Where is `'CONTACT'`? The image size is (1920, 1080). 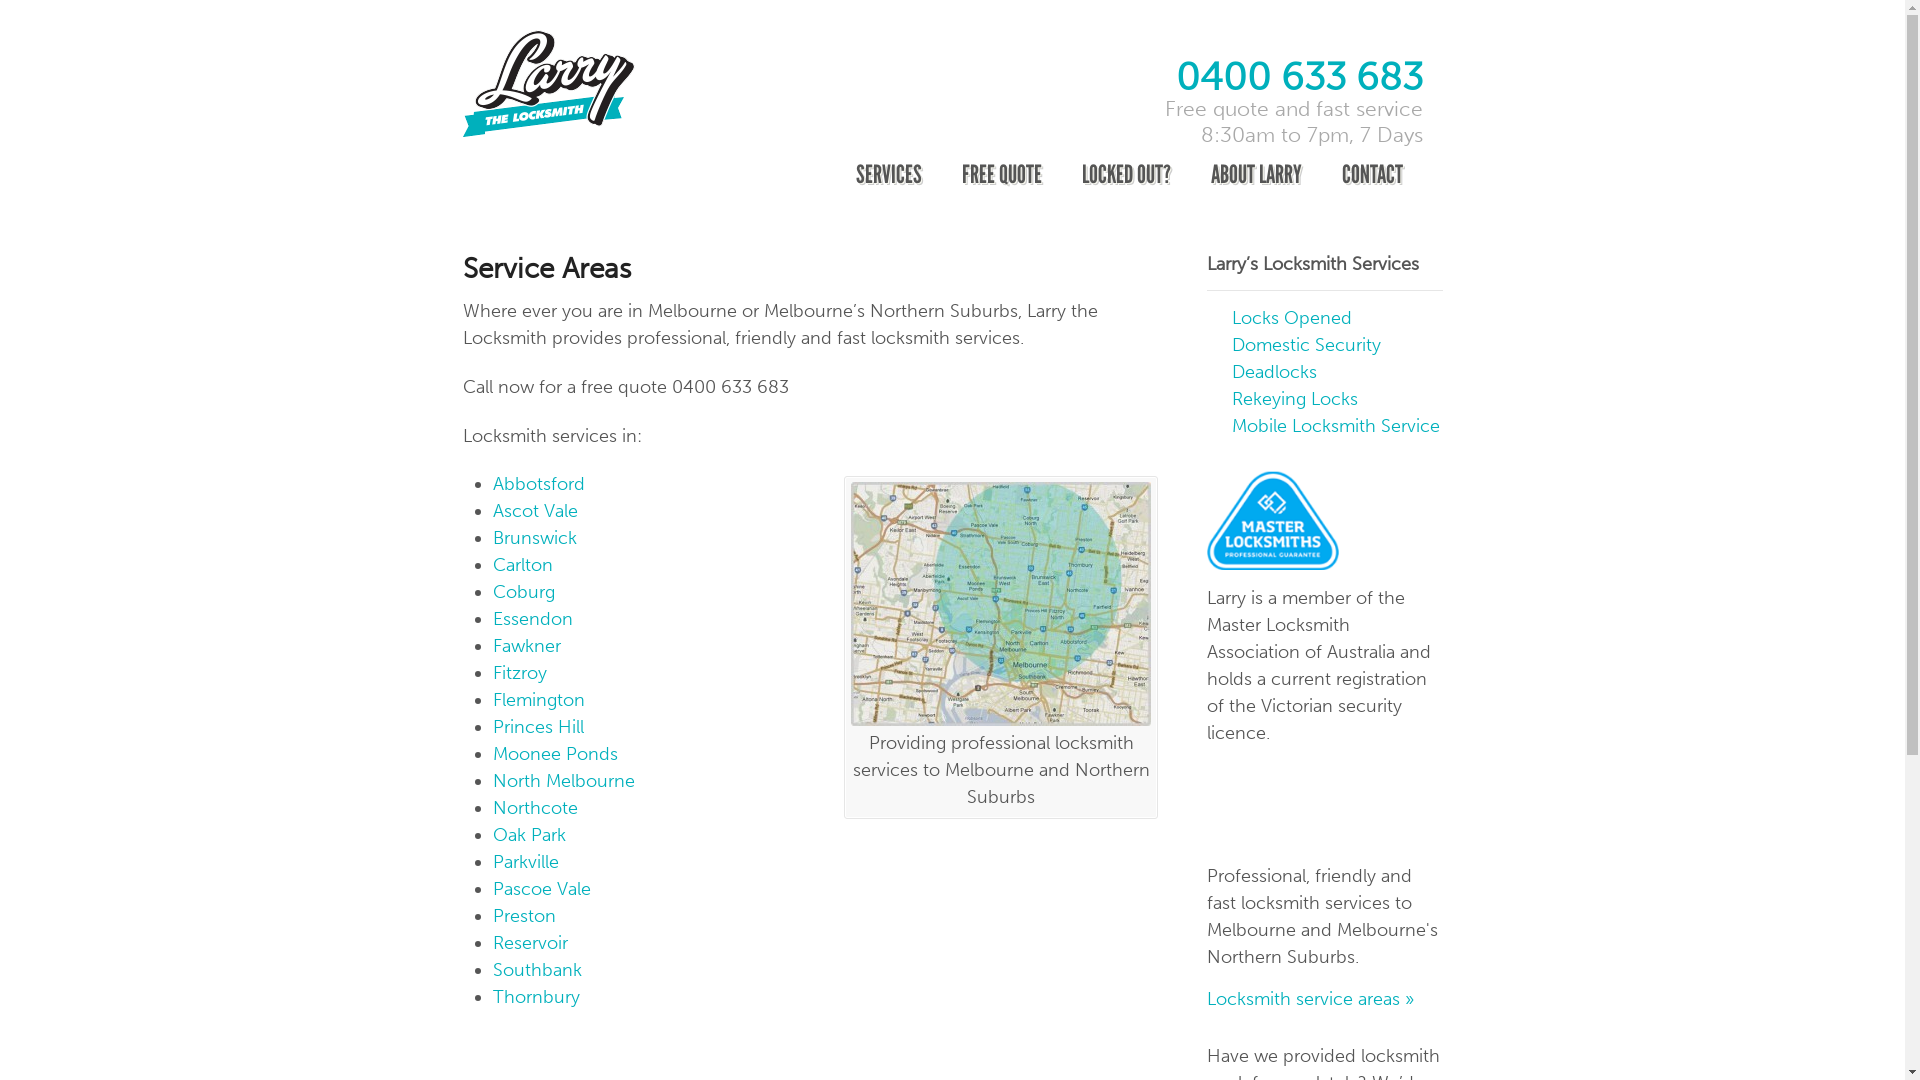
'CONTACT' is located at coordinates (1321, 173).